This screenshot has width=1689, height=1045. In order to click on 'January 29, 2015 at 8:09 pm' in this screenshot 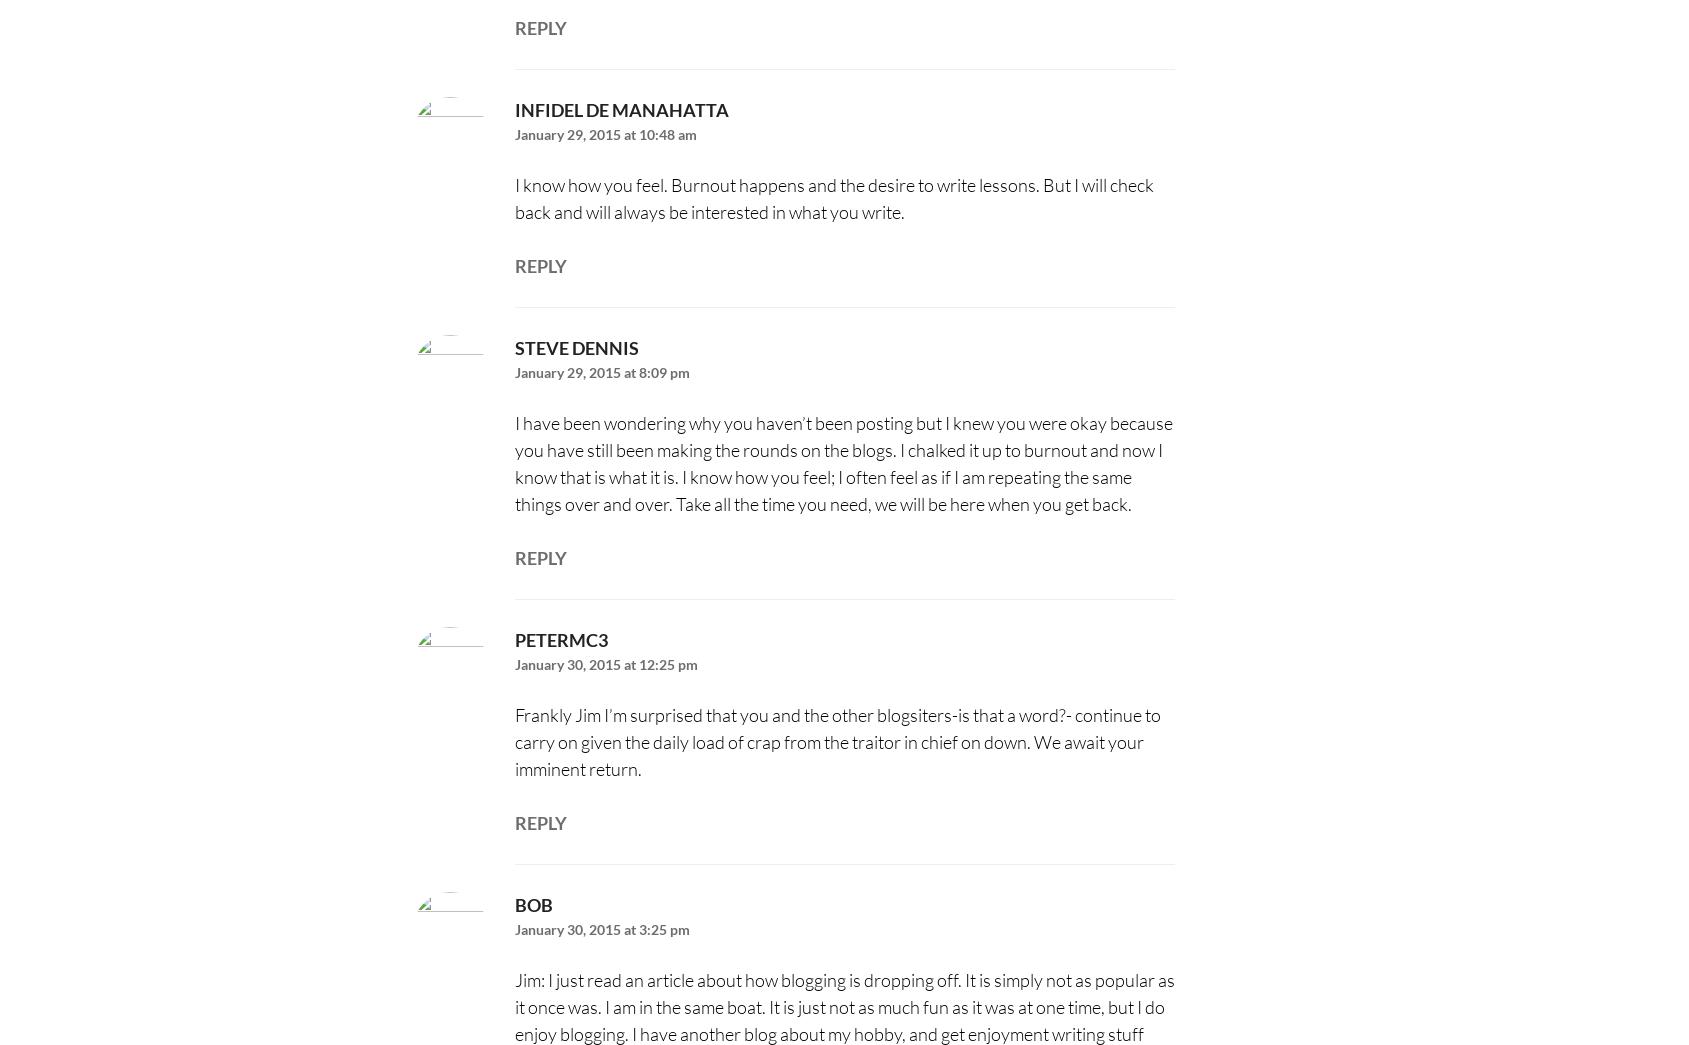, I will do `click(600, 371)`.